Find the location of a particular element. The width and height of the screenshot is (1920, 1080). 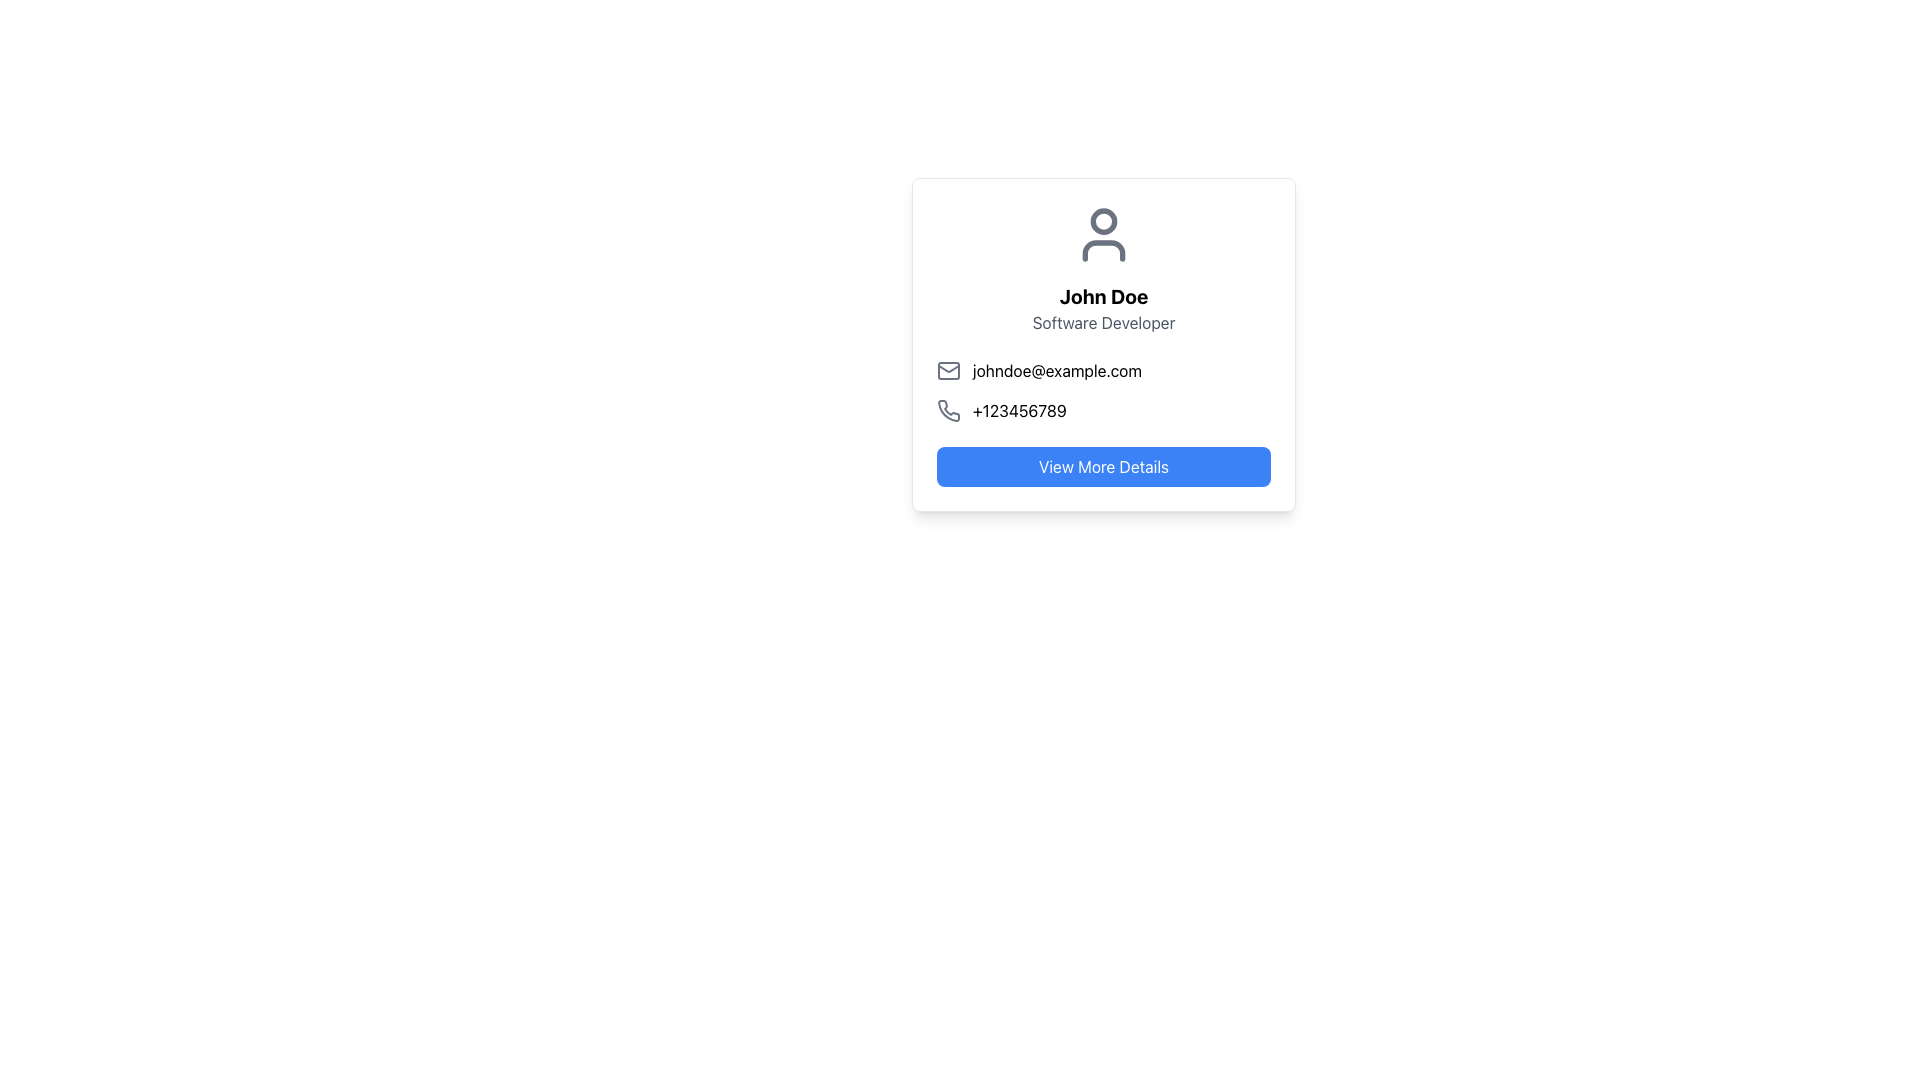

the phone receiver icon with a gray outline located to the left of the phone number '+123456789' in the user profile card is located at coordinates (948, 409).